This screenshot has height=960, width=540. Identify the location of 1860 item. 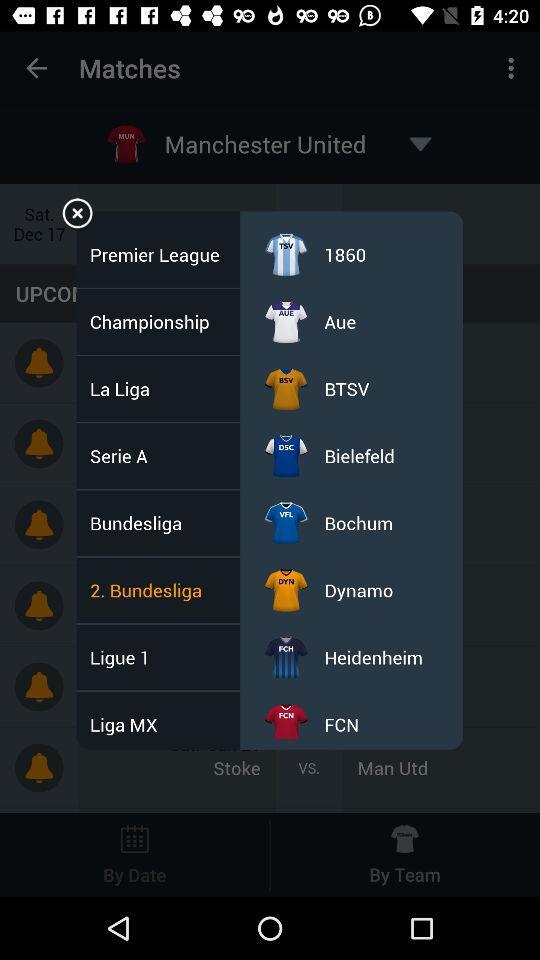
(344, 253).